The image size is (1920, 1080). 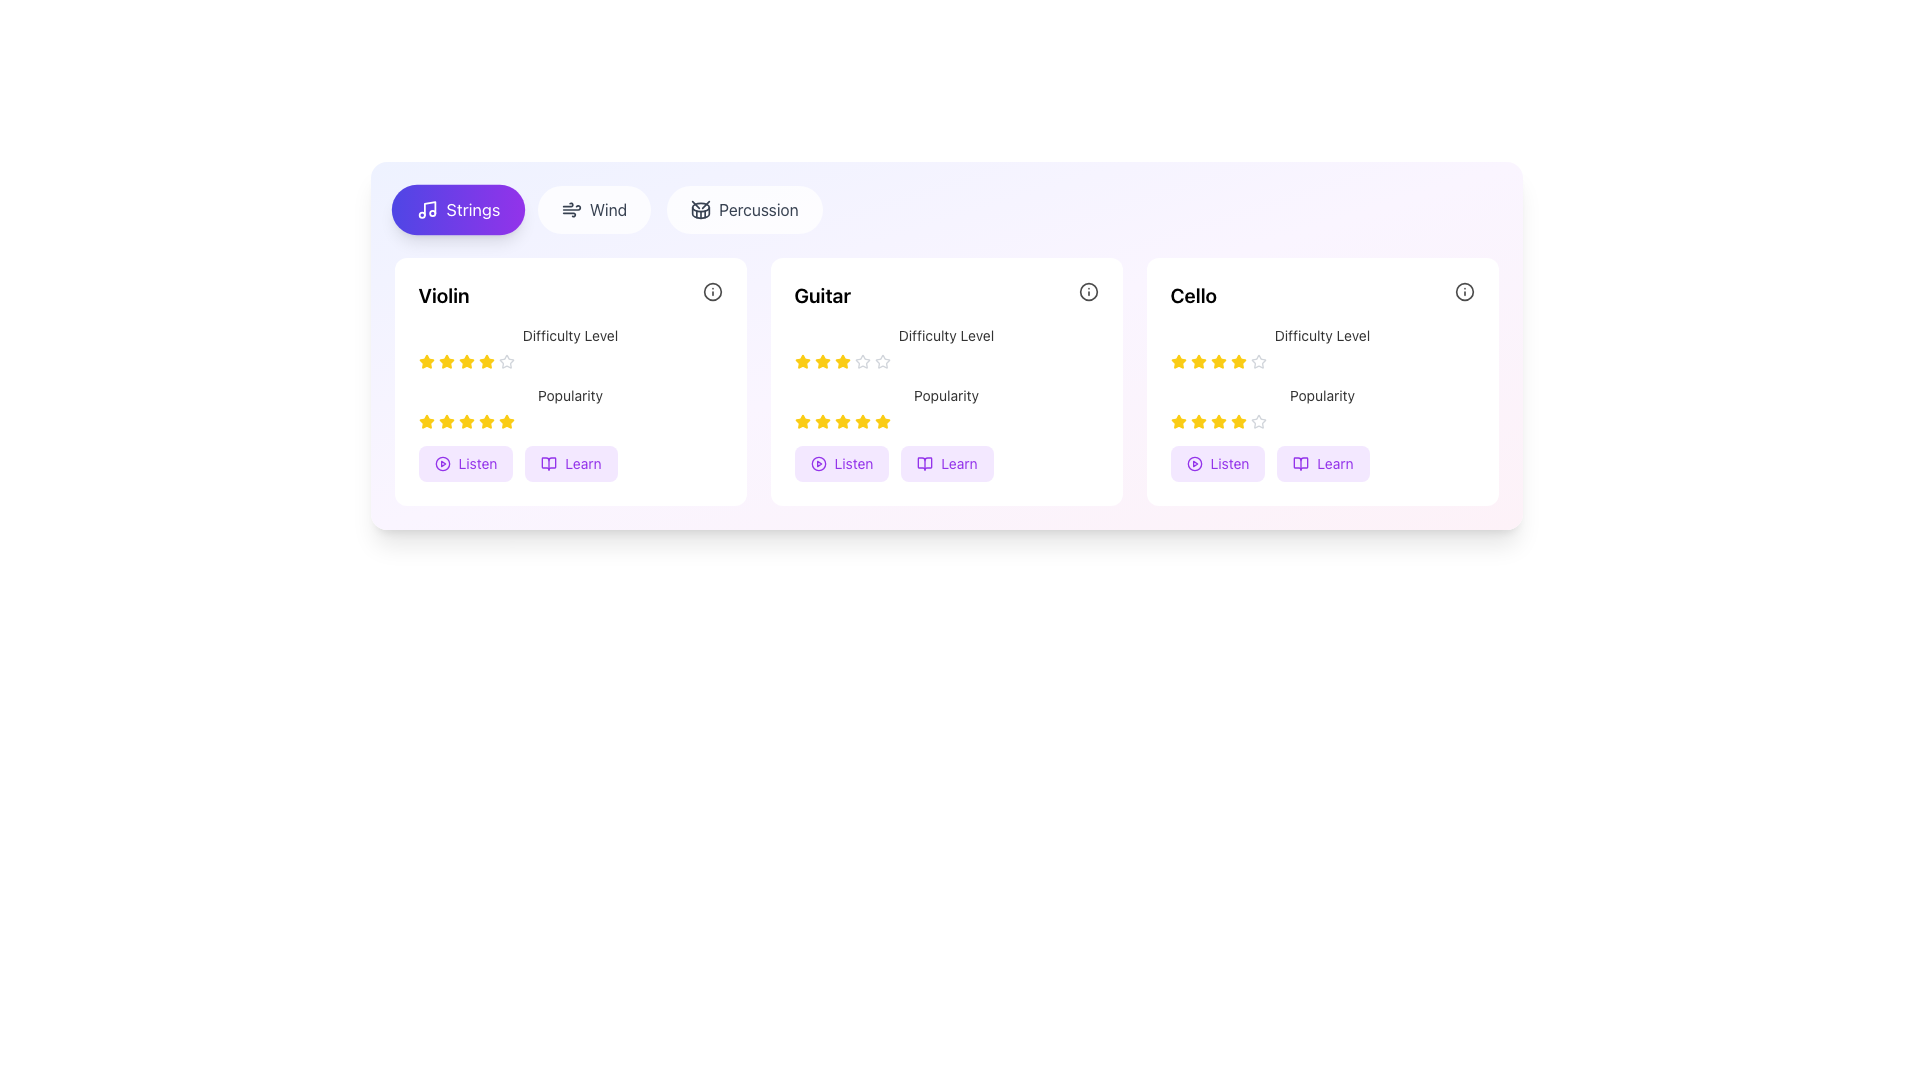 What do you see at coordinates (465, 361) in the screenshot?
I see `the third star rating icon represented as a yellow four-pointed star in the 'Difficulty Level' section of the 'Violin' card to rate it` at bounding box center [465, 361].